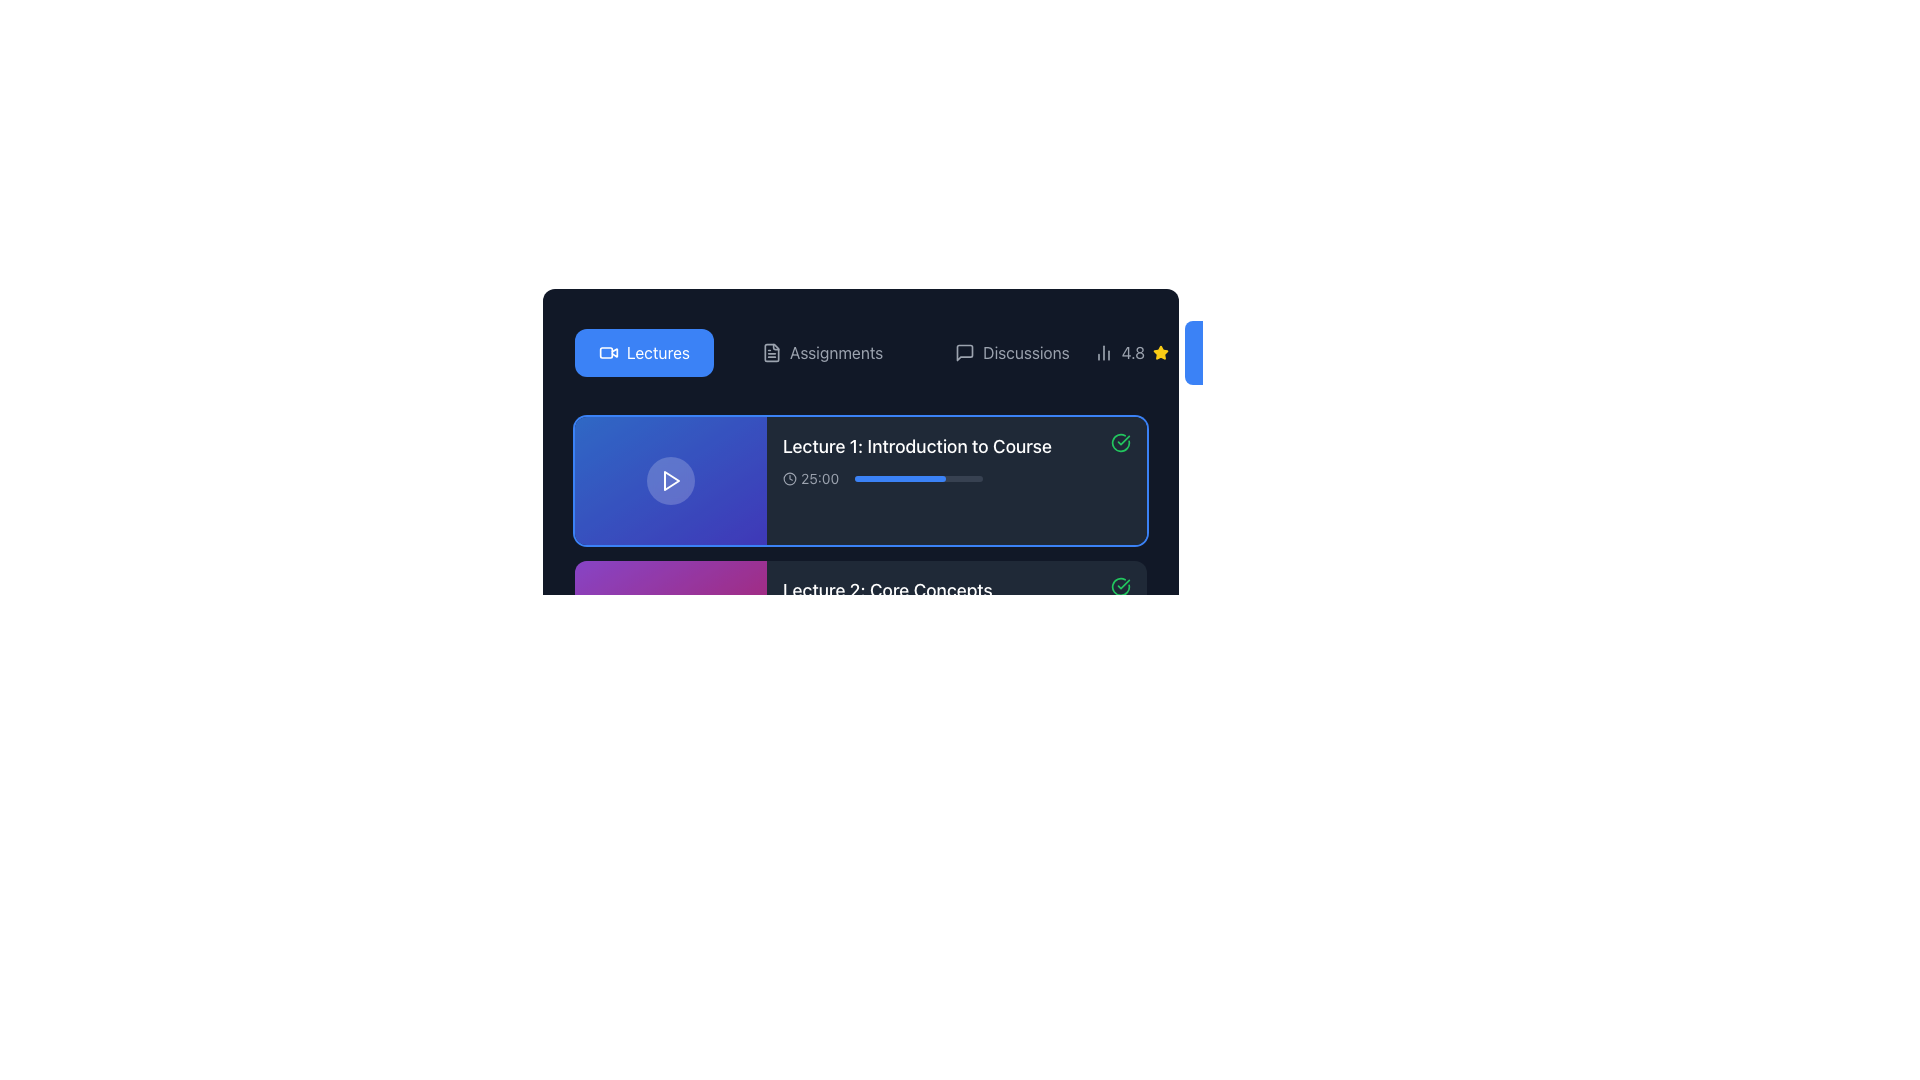 The height and width of the screenshot is (1080, 1920). I want to click on the 'Assignments' button, which features a document file icon and rounded corners, to observe the styling changes, so click(822, 352).